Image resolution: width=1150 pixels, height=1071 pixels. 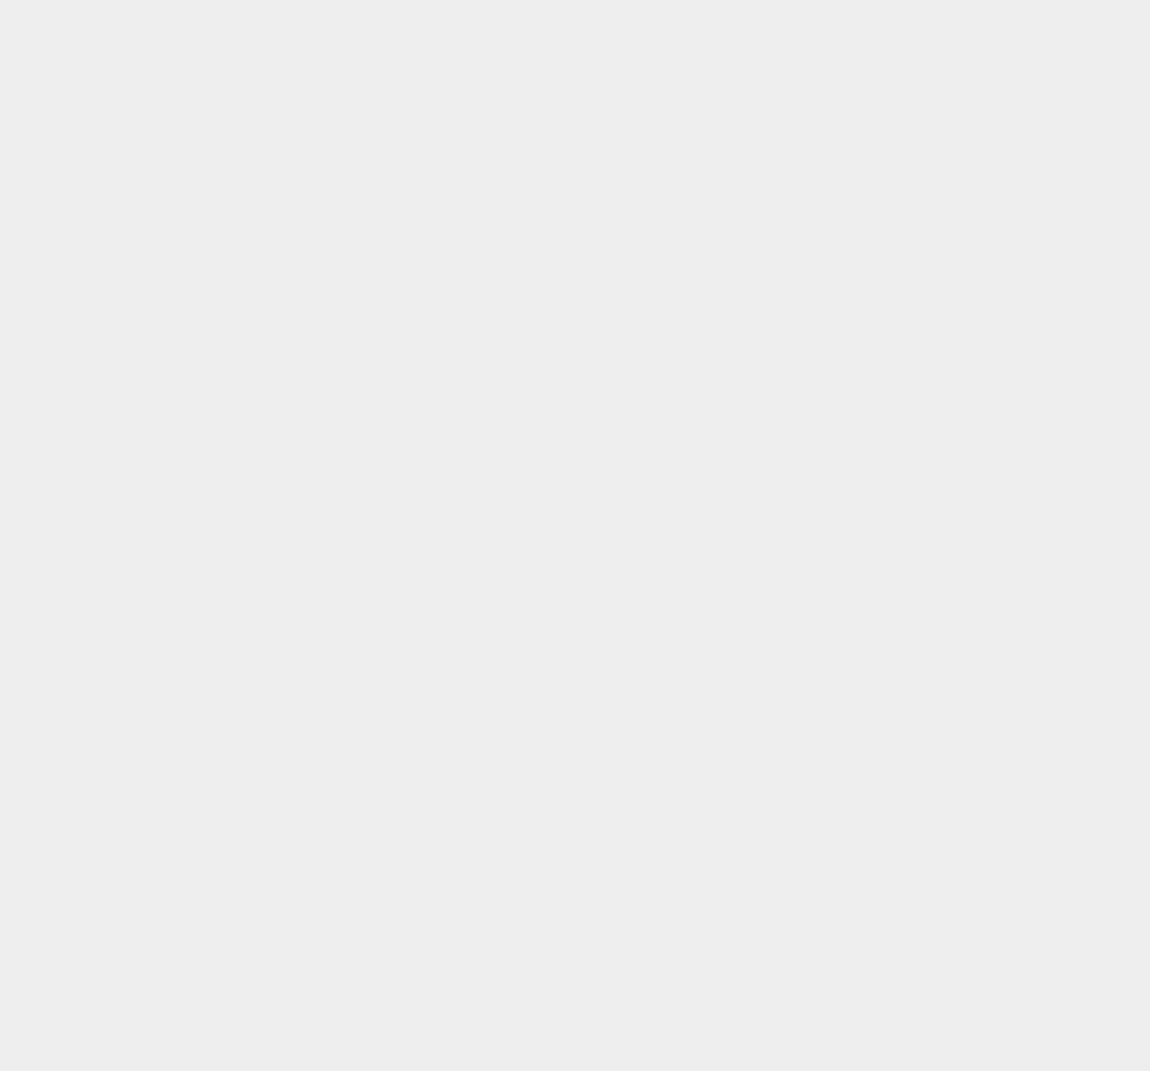 I want to click on 'Yalu', so click(x=825, y=345).